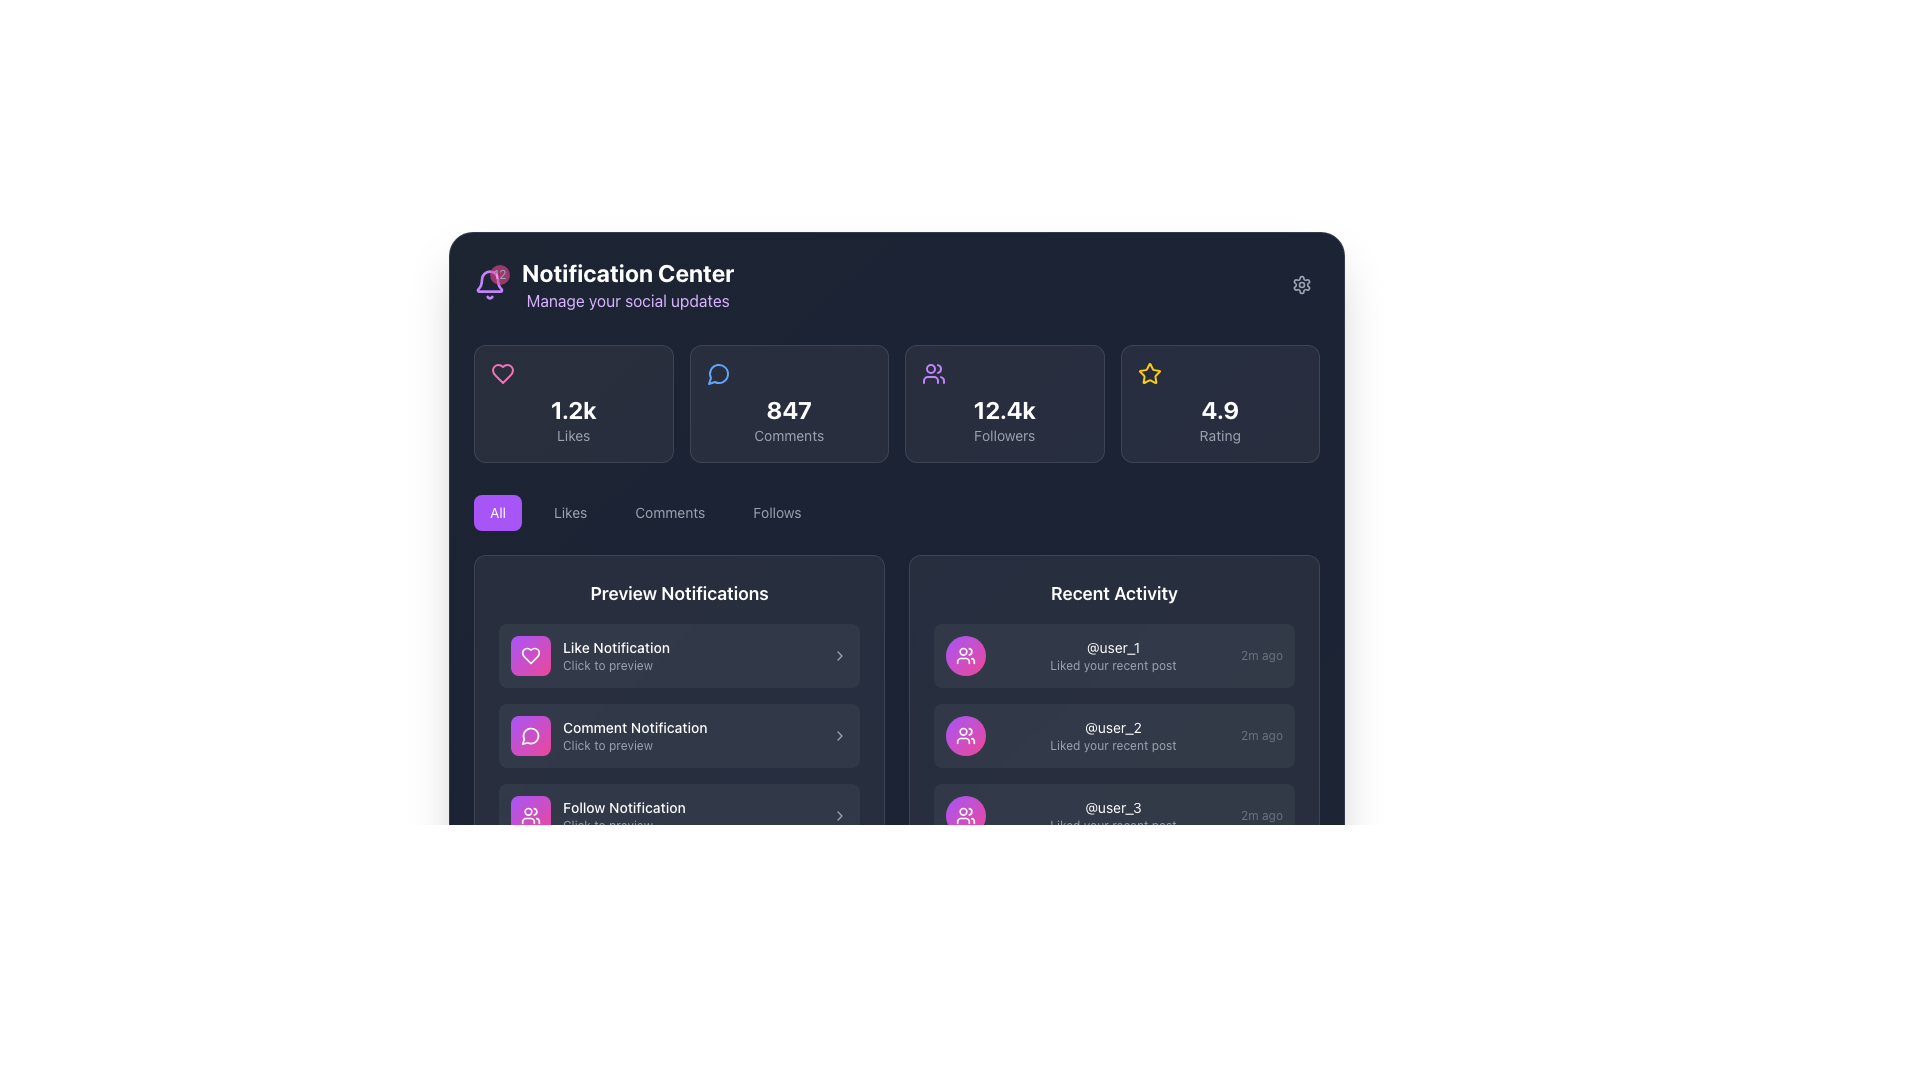 This screenshot has width=1920, height=1080. I want to click on the settings icon button located in the top-right corner of the interface to navigate via keyboard, so click(1301, 285).